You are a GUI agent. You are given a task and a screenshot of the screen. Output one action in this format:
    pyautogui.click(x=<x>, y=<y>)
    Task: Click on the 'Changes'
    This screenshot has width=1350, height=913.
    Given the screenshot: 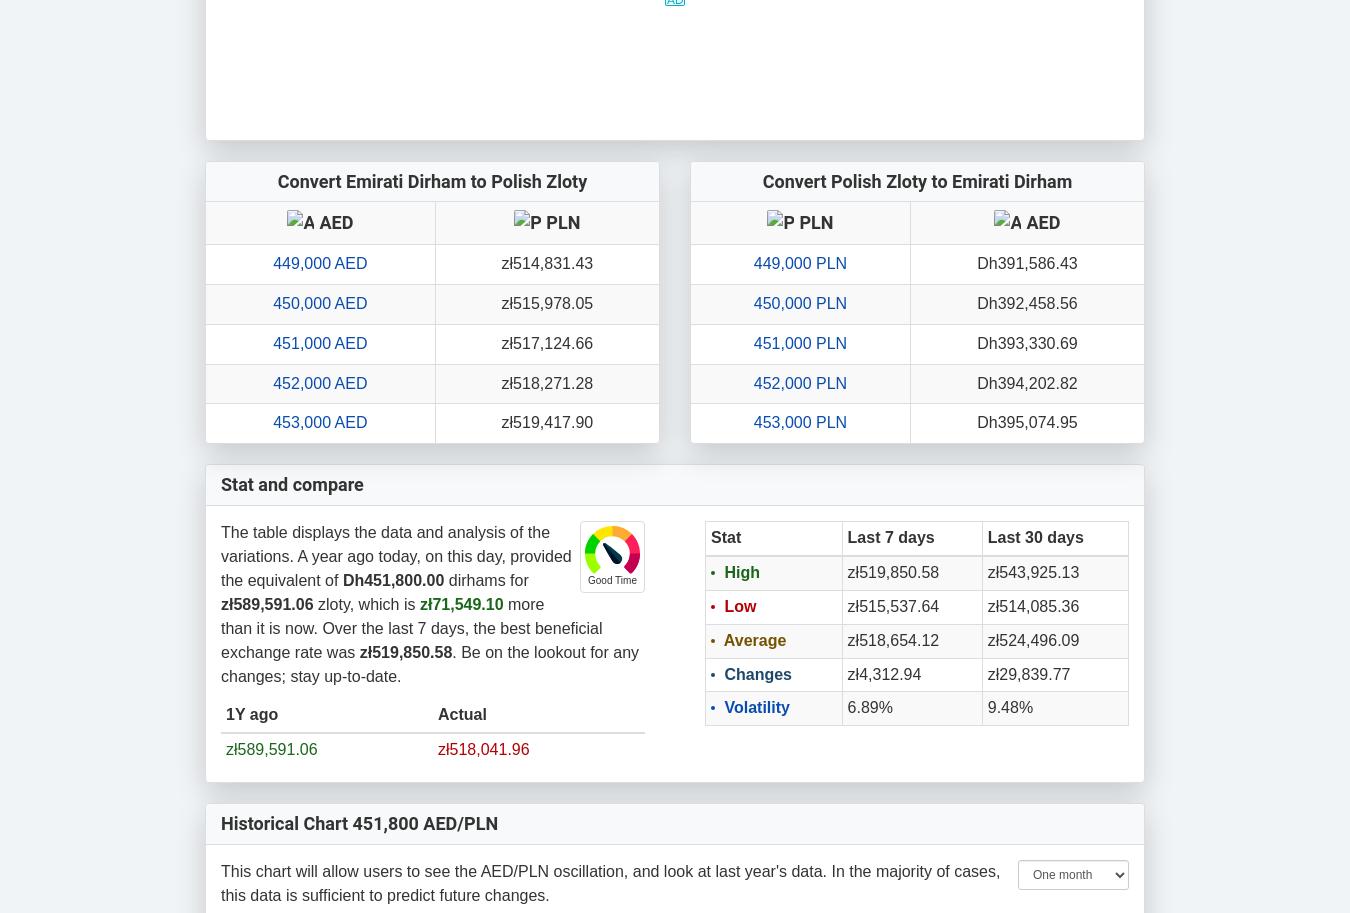 What is the action you would take?
    pyautogui.click(x=718, y=673)
    